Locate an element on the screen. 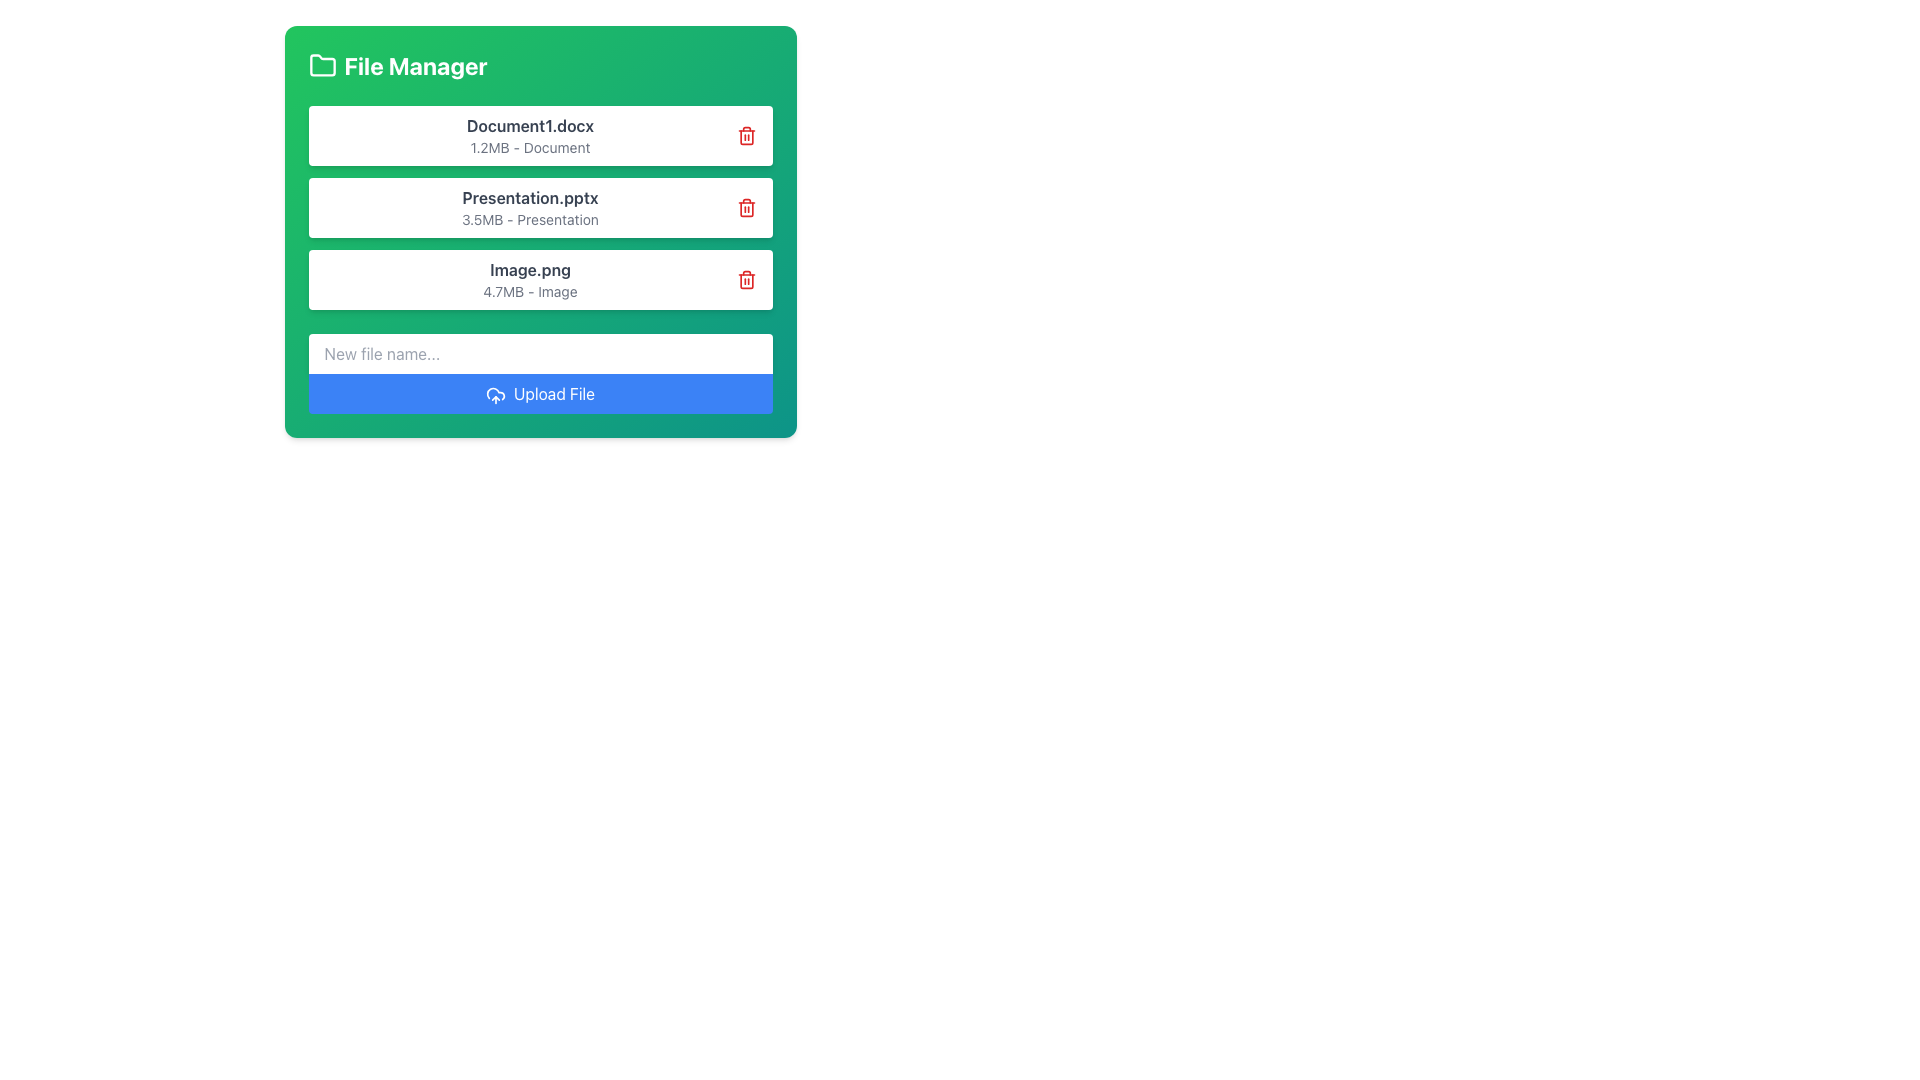 The height and width of the screenshot is (1080, 1920). the bold-text label displaying the filename 'Presentation.pptx' which is centrally aligned and positioned above the descriptive text '3.5MB - Presentation' is located at coordinates (530, 197).